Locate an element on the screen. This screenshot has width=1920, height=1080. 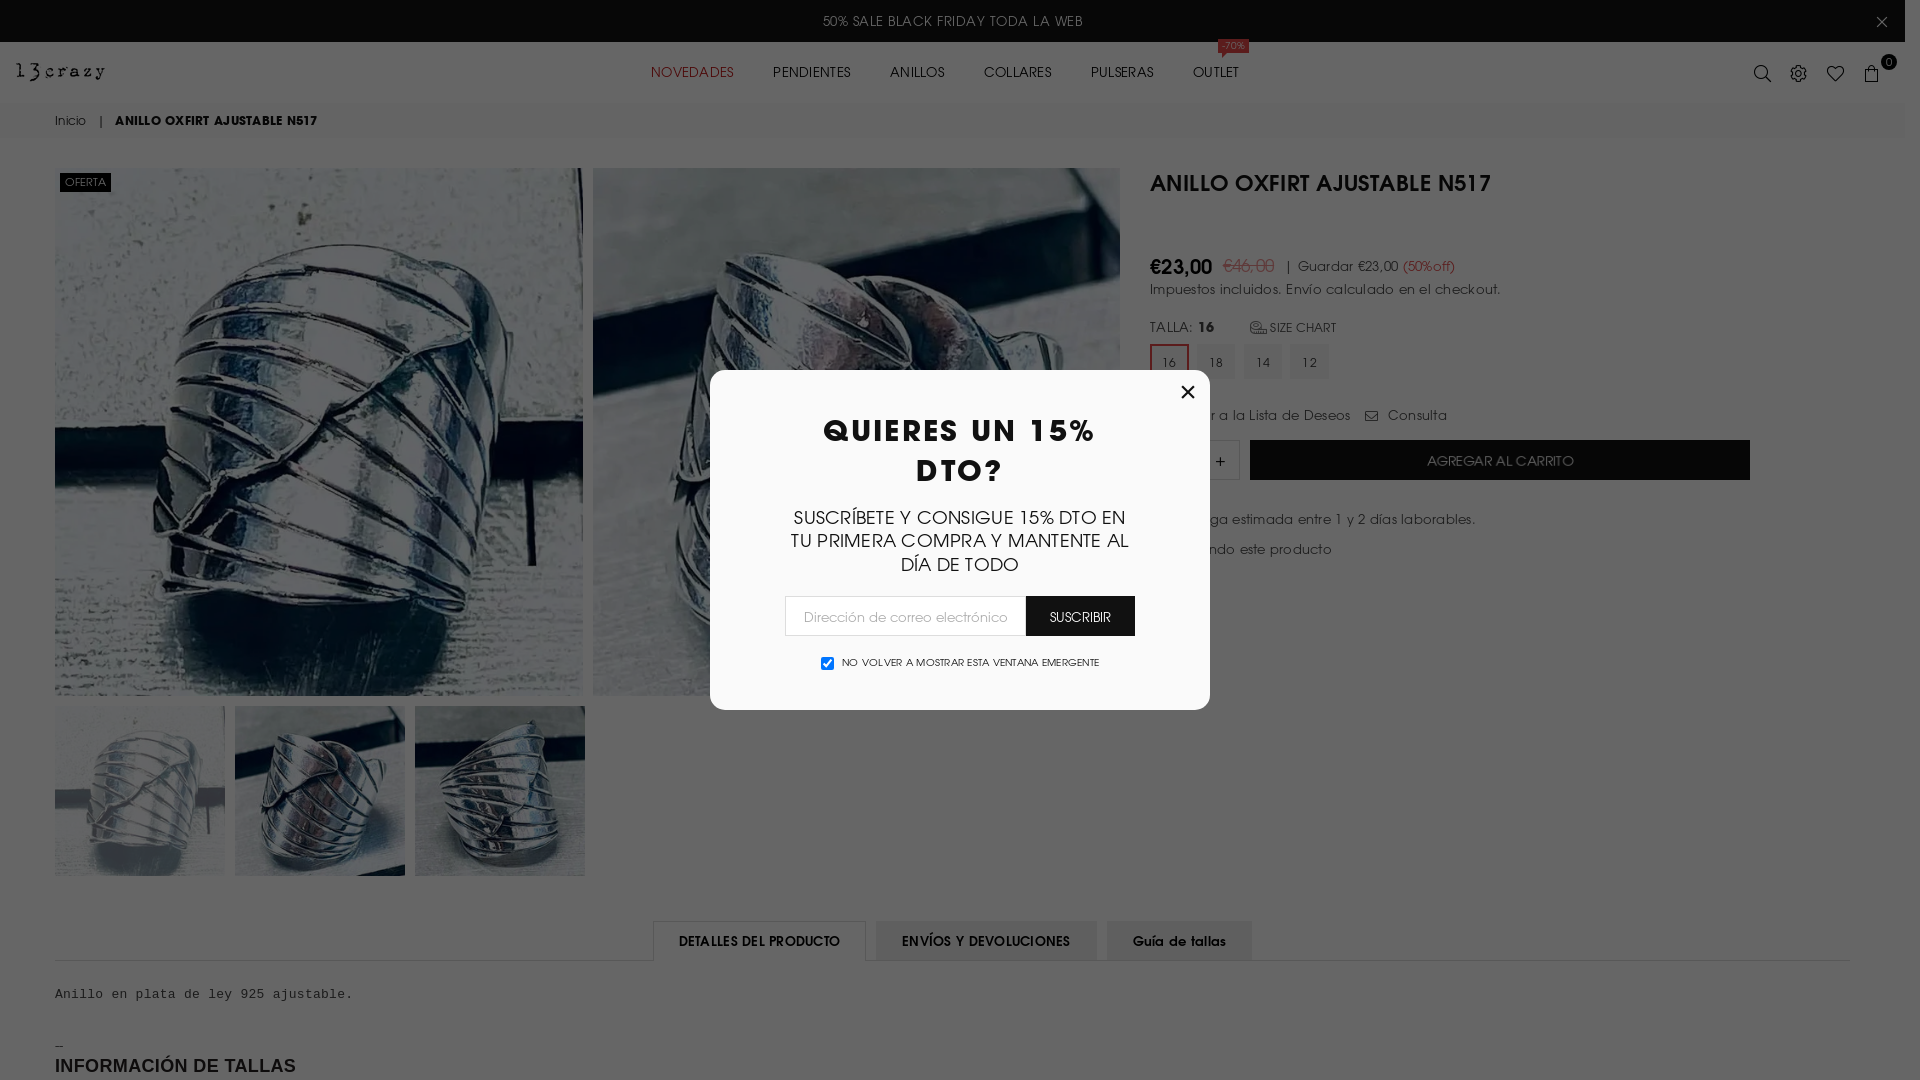
'Inicio' is located at coordinates (72, 120).